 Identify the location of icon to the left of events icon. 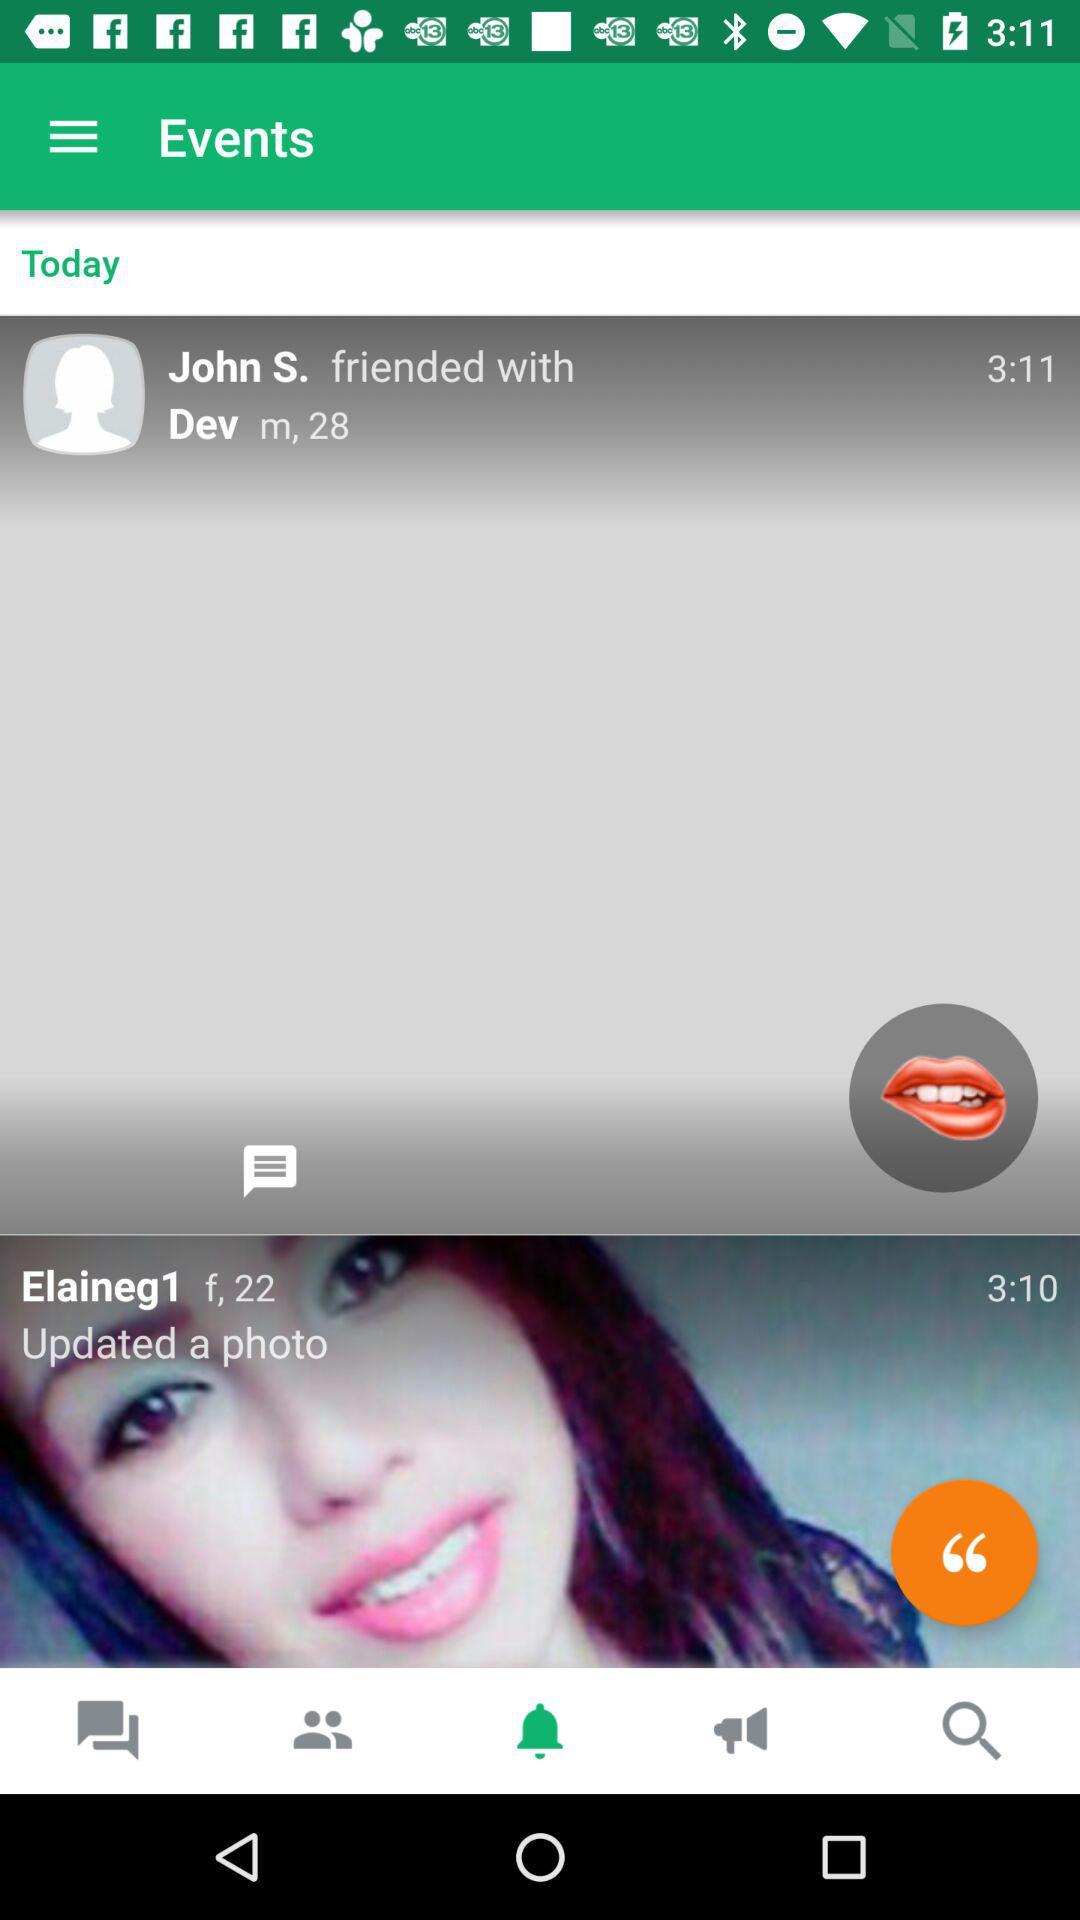
(72, 135).